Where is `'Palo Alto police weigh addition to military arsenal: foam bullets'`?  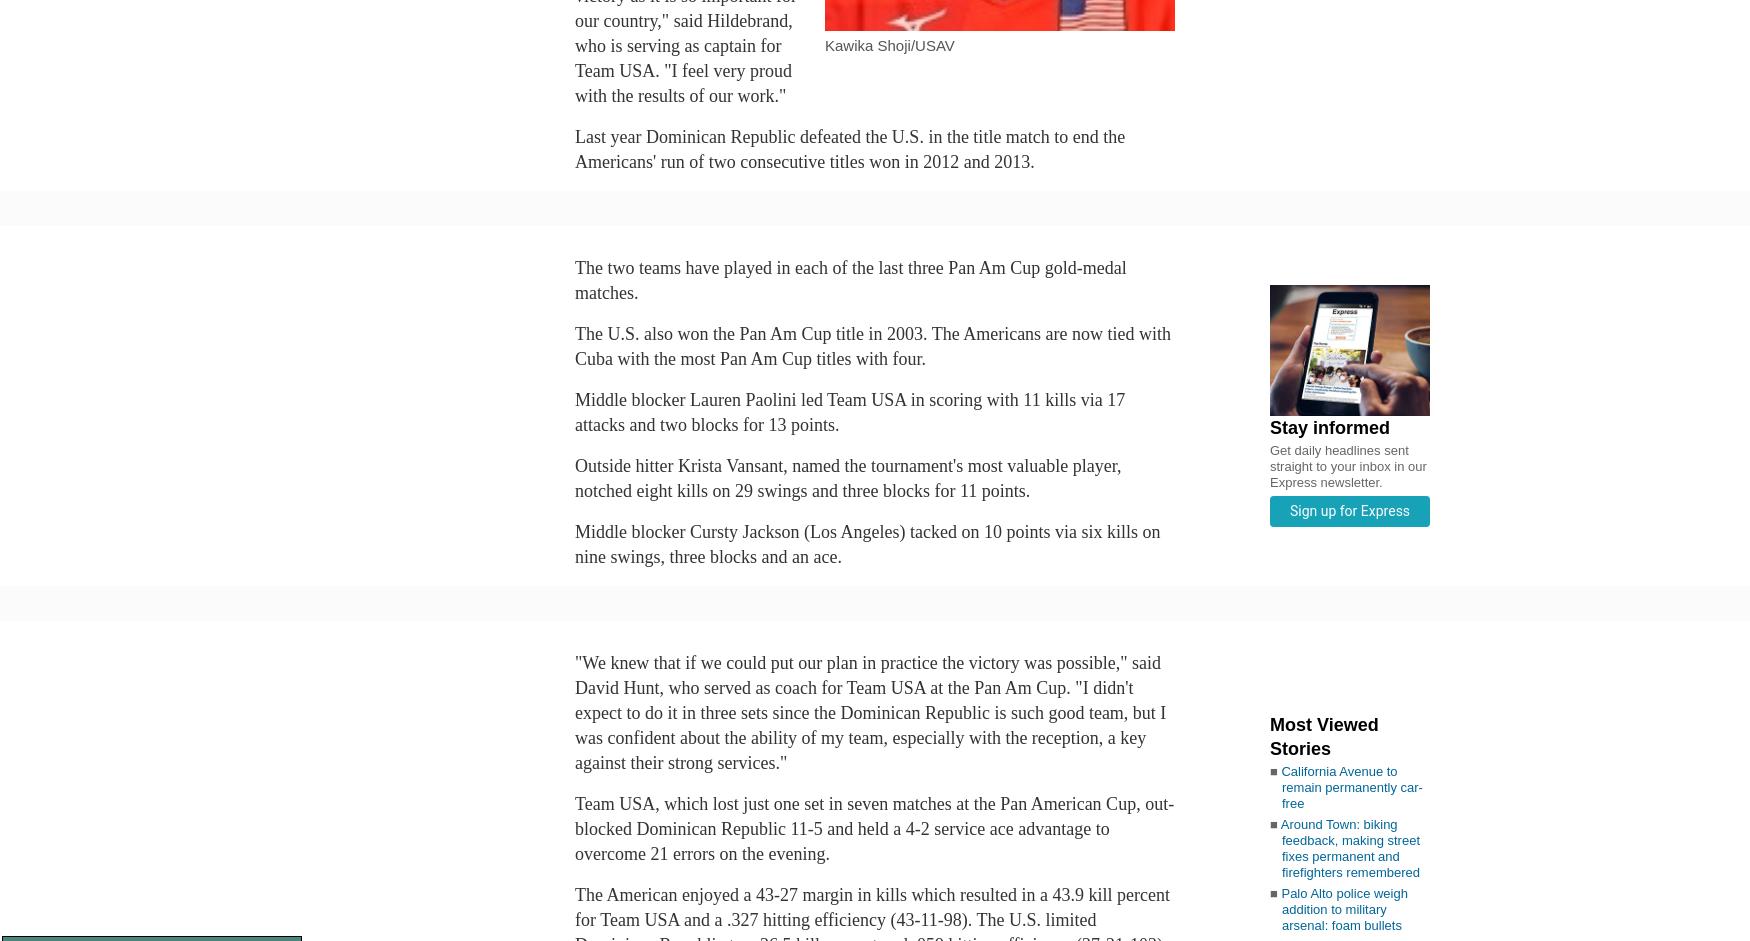
'Palo Alto police weigh addition to military arsenal: foam bullets' is located at coordinates (1344, 907).